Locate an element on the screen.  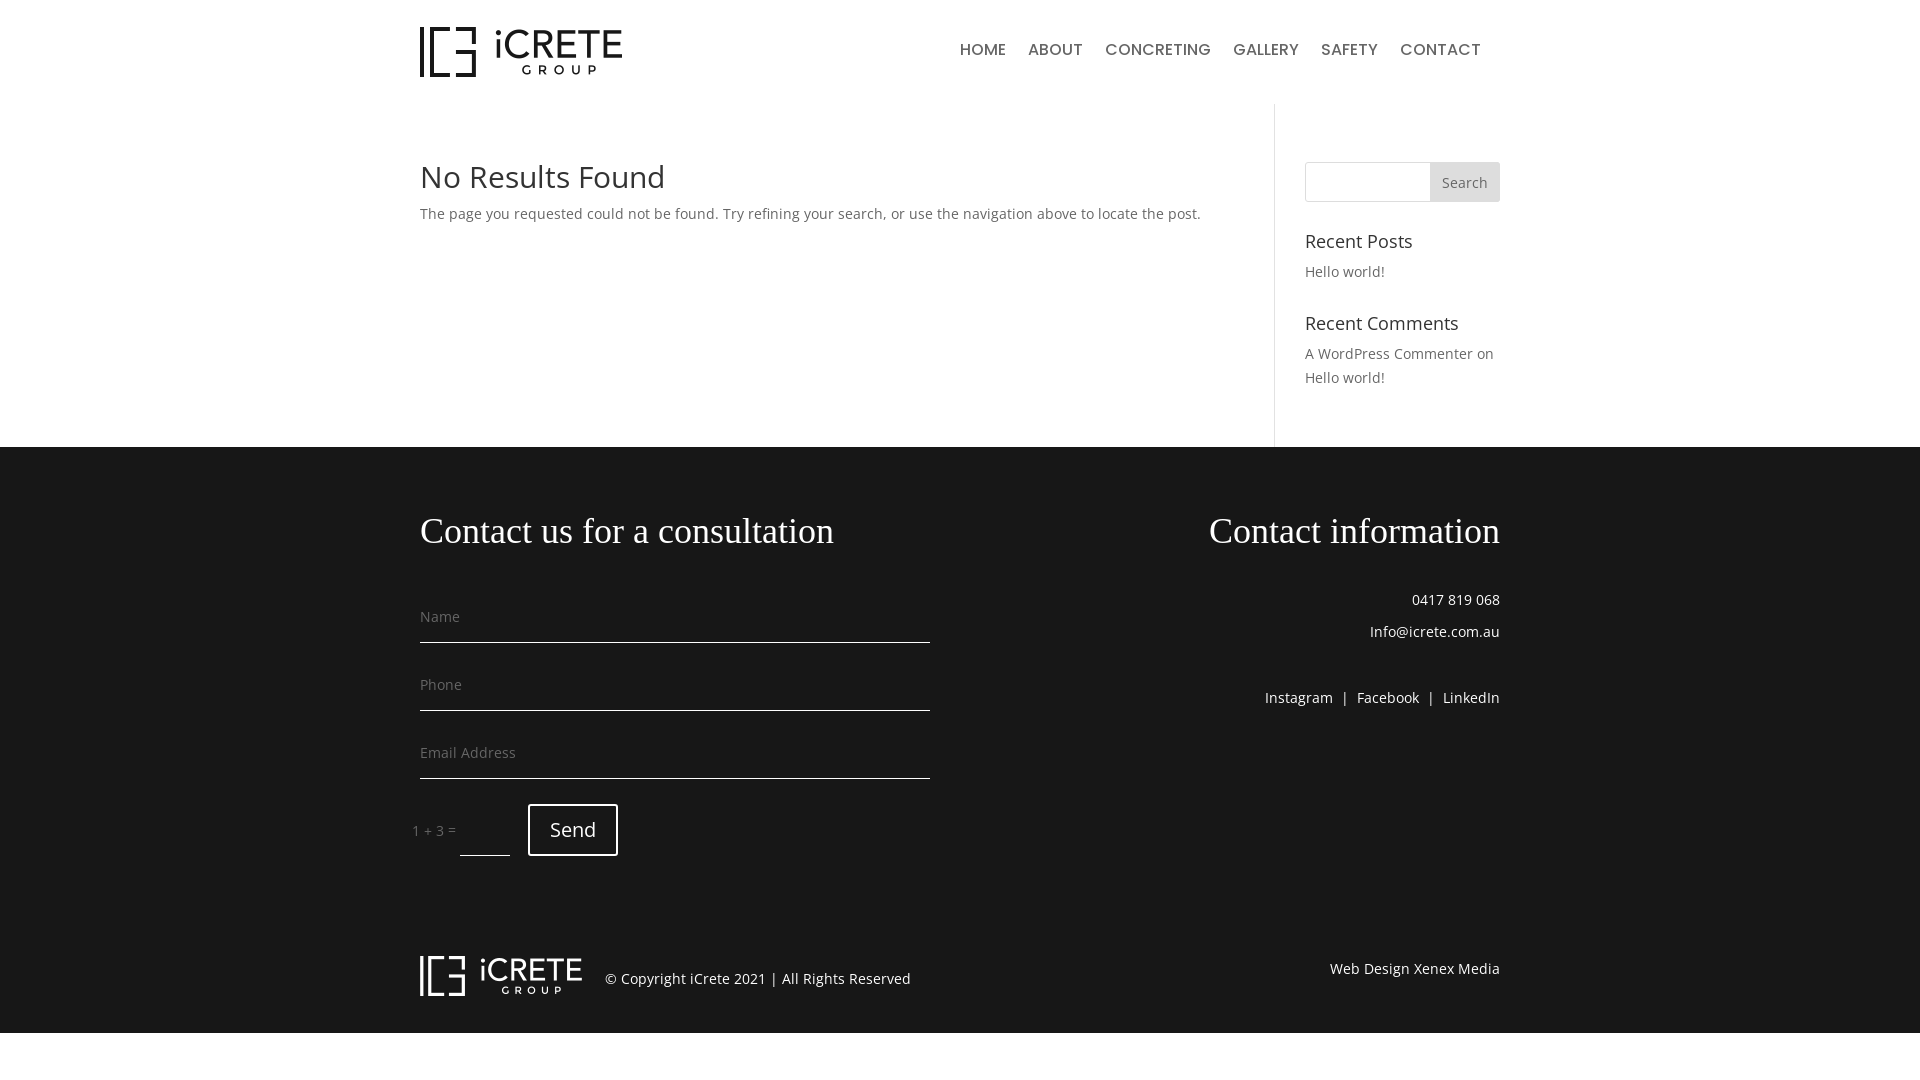
'ABOUT' is located at coordinates (1054, 53).